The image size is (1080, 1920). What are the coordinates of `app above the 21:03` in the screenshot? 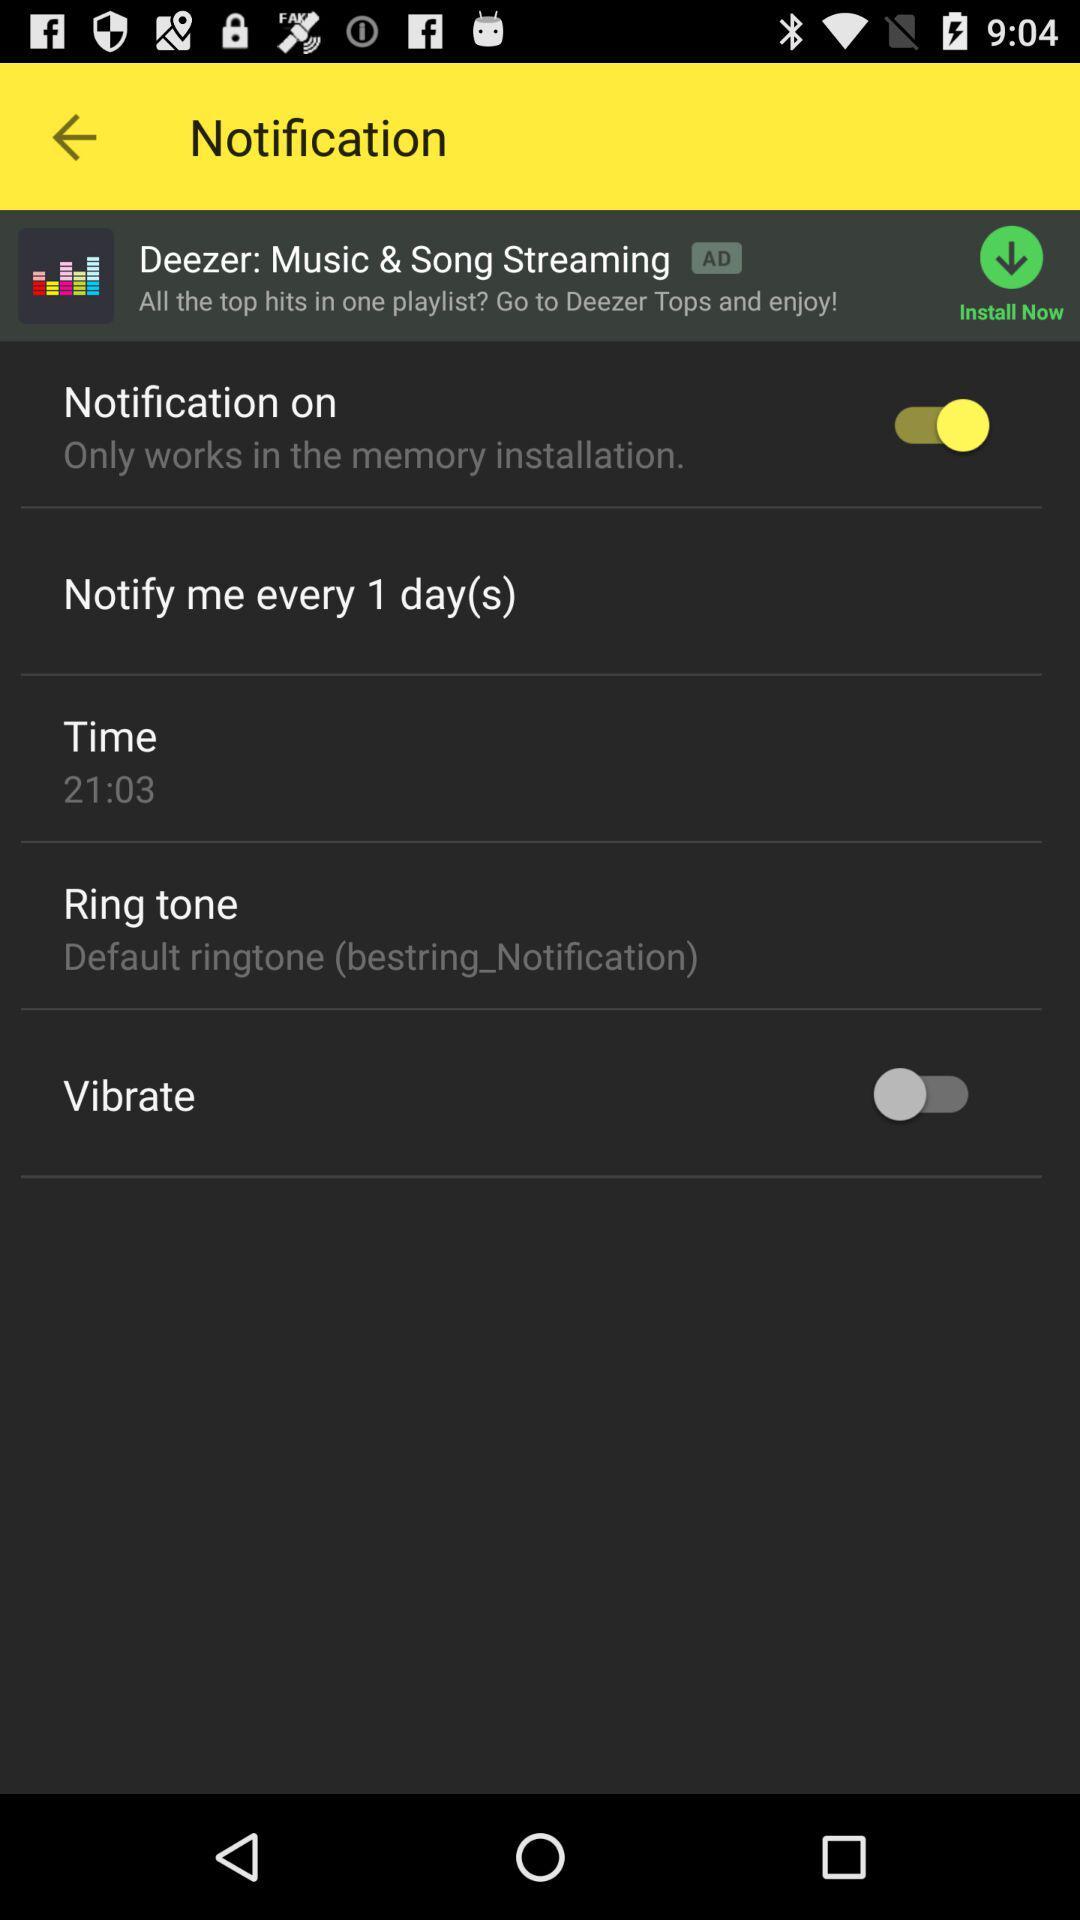 It's located at (110, 733).